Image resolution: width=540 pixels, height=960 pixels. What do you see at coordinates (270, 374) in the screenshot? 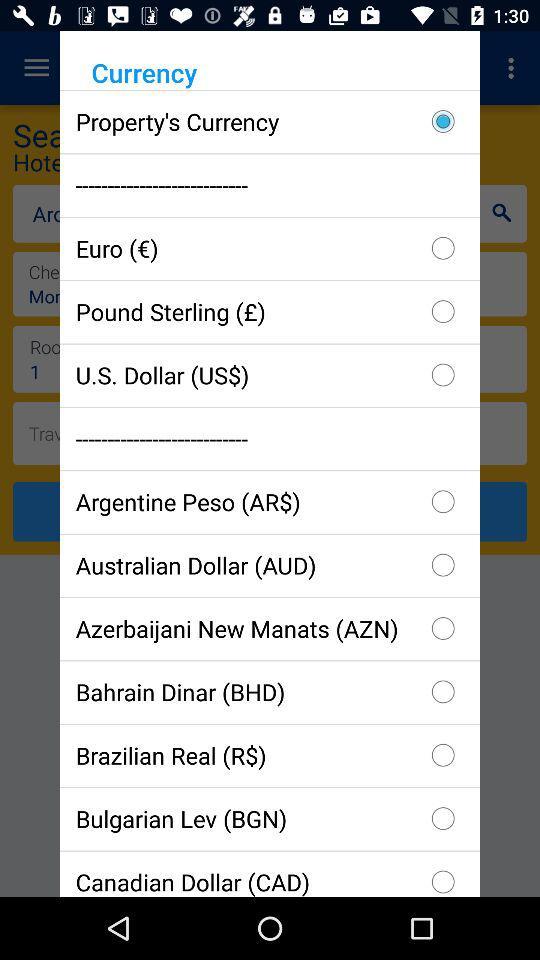
I see `u s dollar` at bounding box center [270, 374].